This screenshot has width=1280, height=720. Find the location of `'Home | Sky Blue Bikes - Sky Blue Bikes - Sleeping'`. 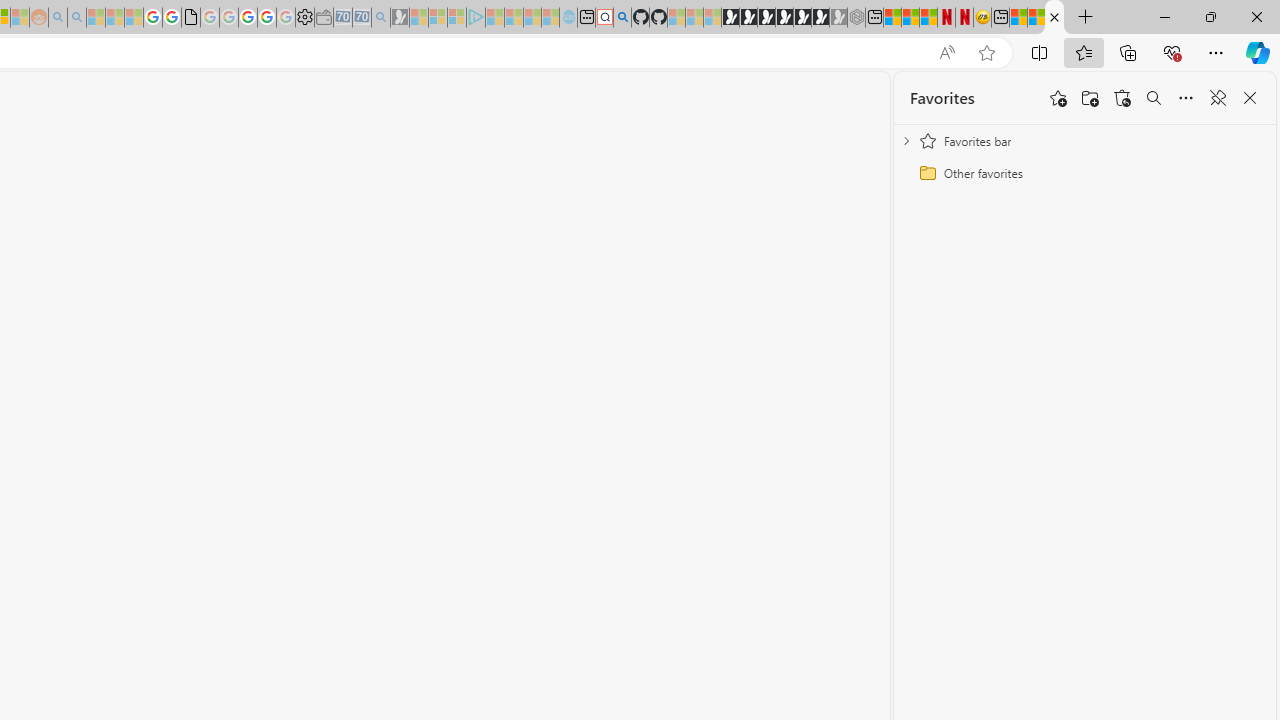

'Home | Sky Blue Bikes - Sky Blue Bikes - Sleeping' is located at coordinates (567, 17).